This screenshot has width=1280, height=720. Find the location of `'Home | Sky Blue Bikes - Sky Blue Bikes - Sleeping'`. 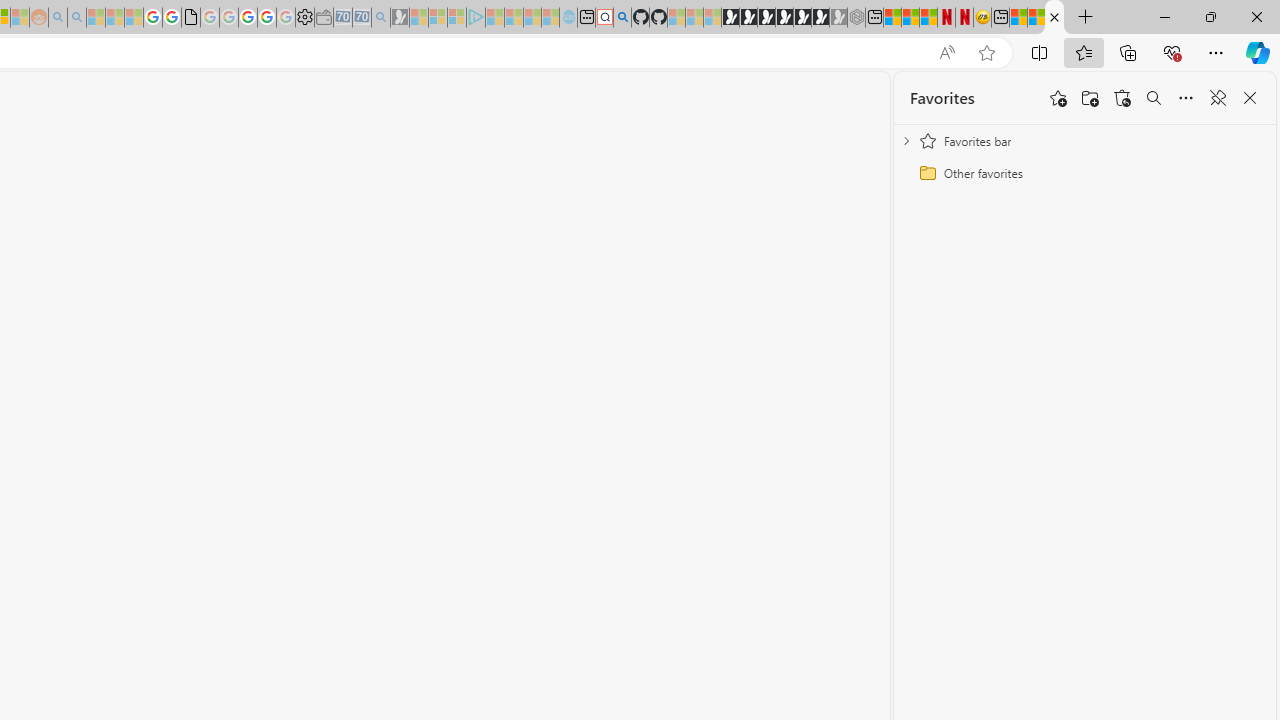

'Home | Sky Blue Bikes - Sky Blue Bikes - Sleeping' is located at coordinates (567, 17).